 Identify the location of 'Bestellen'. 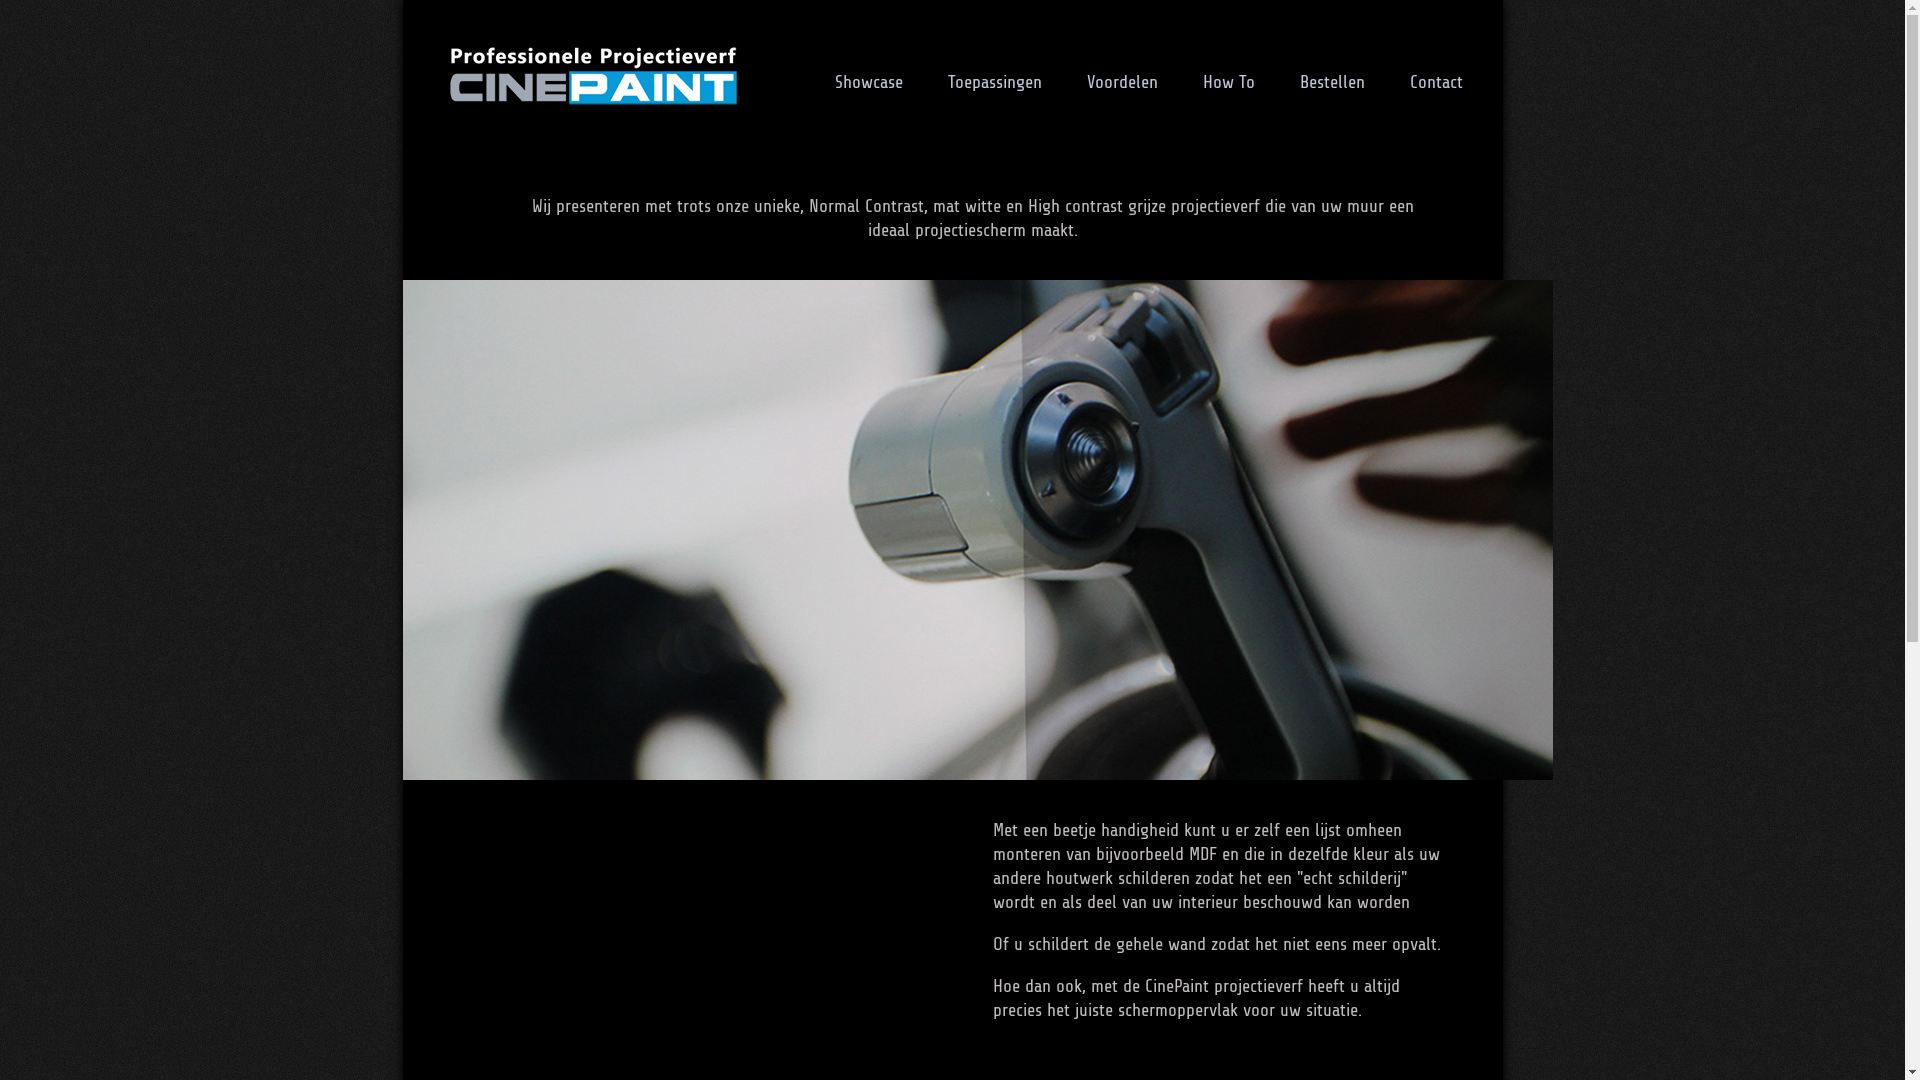
(1332, 80).